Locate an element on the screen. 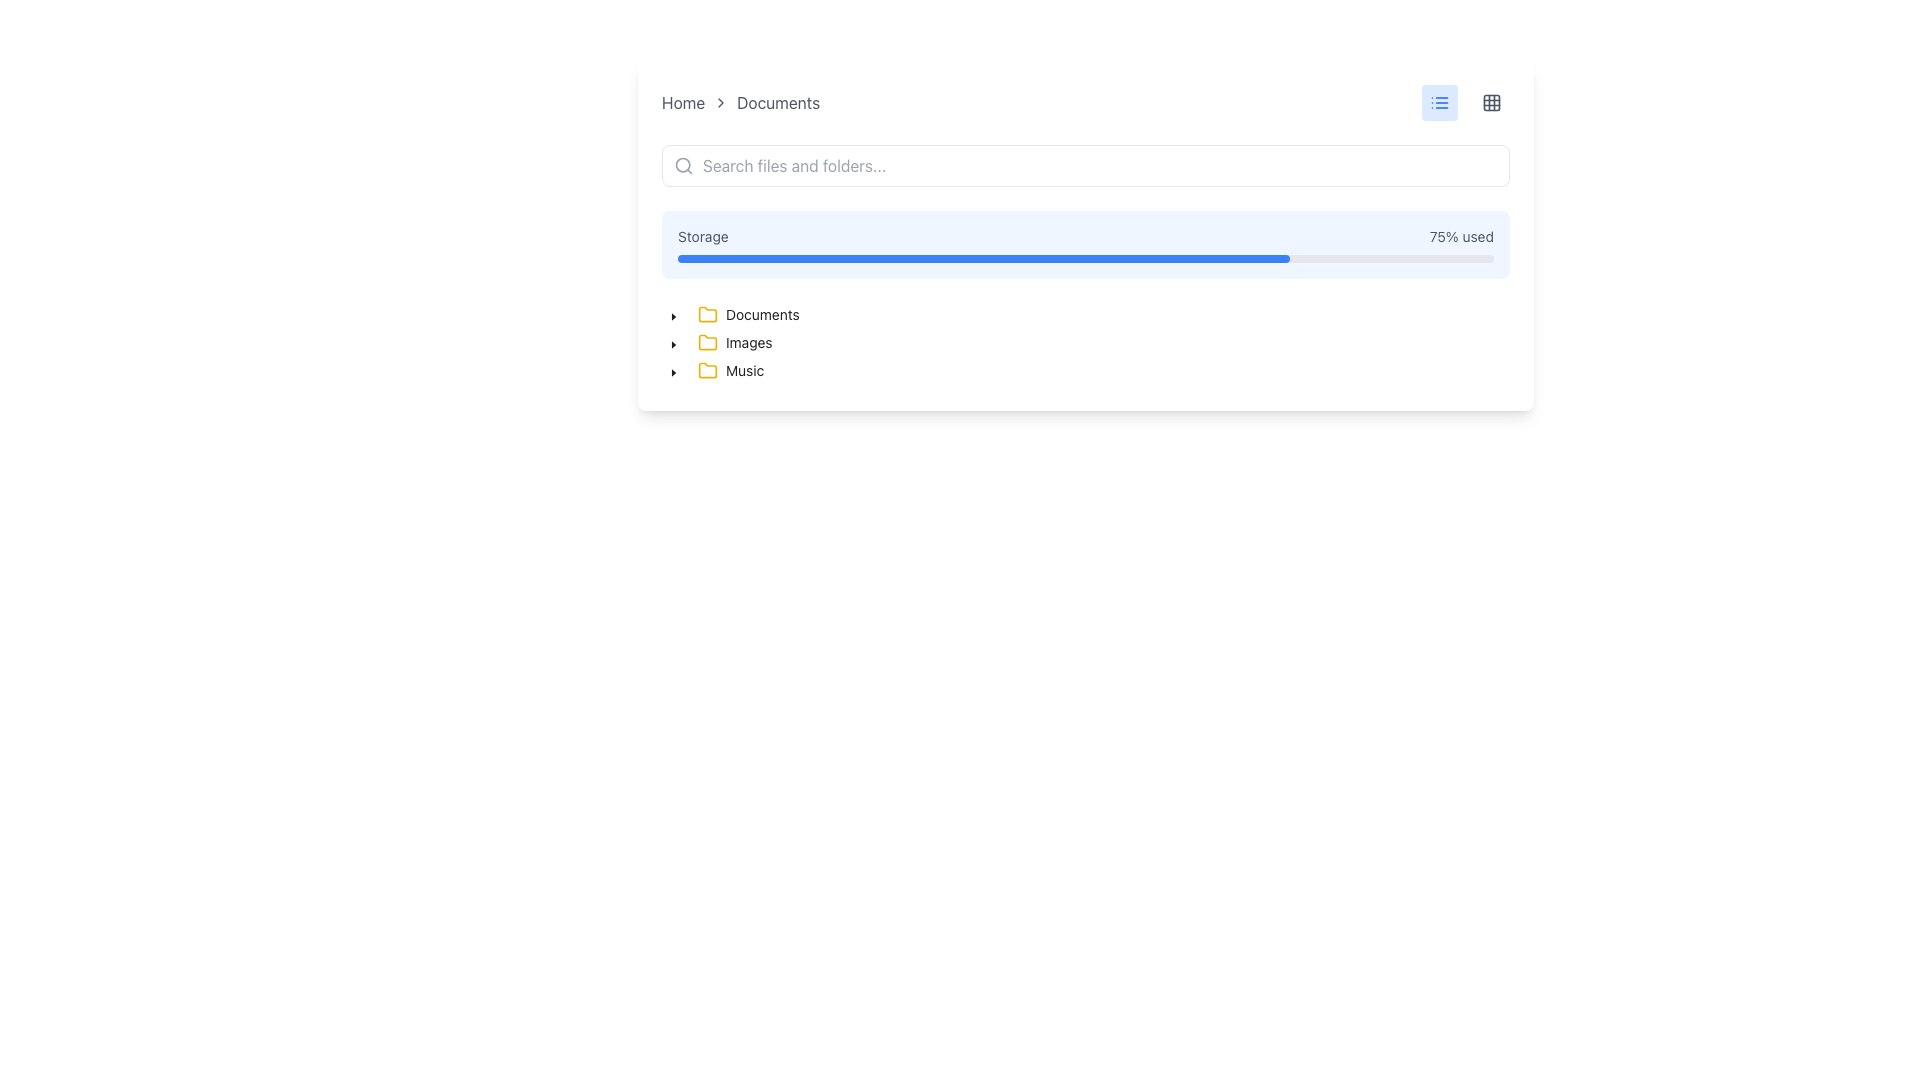  the icon button in the top-right corner of the interface is located at coordinates (1440, 103).